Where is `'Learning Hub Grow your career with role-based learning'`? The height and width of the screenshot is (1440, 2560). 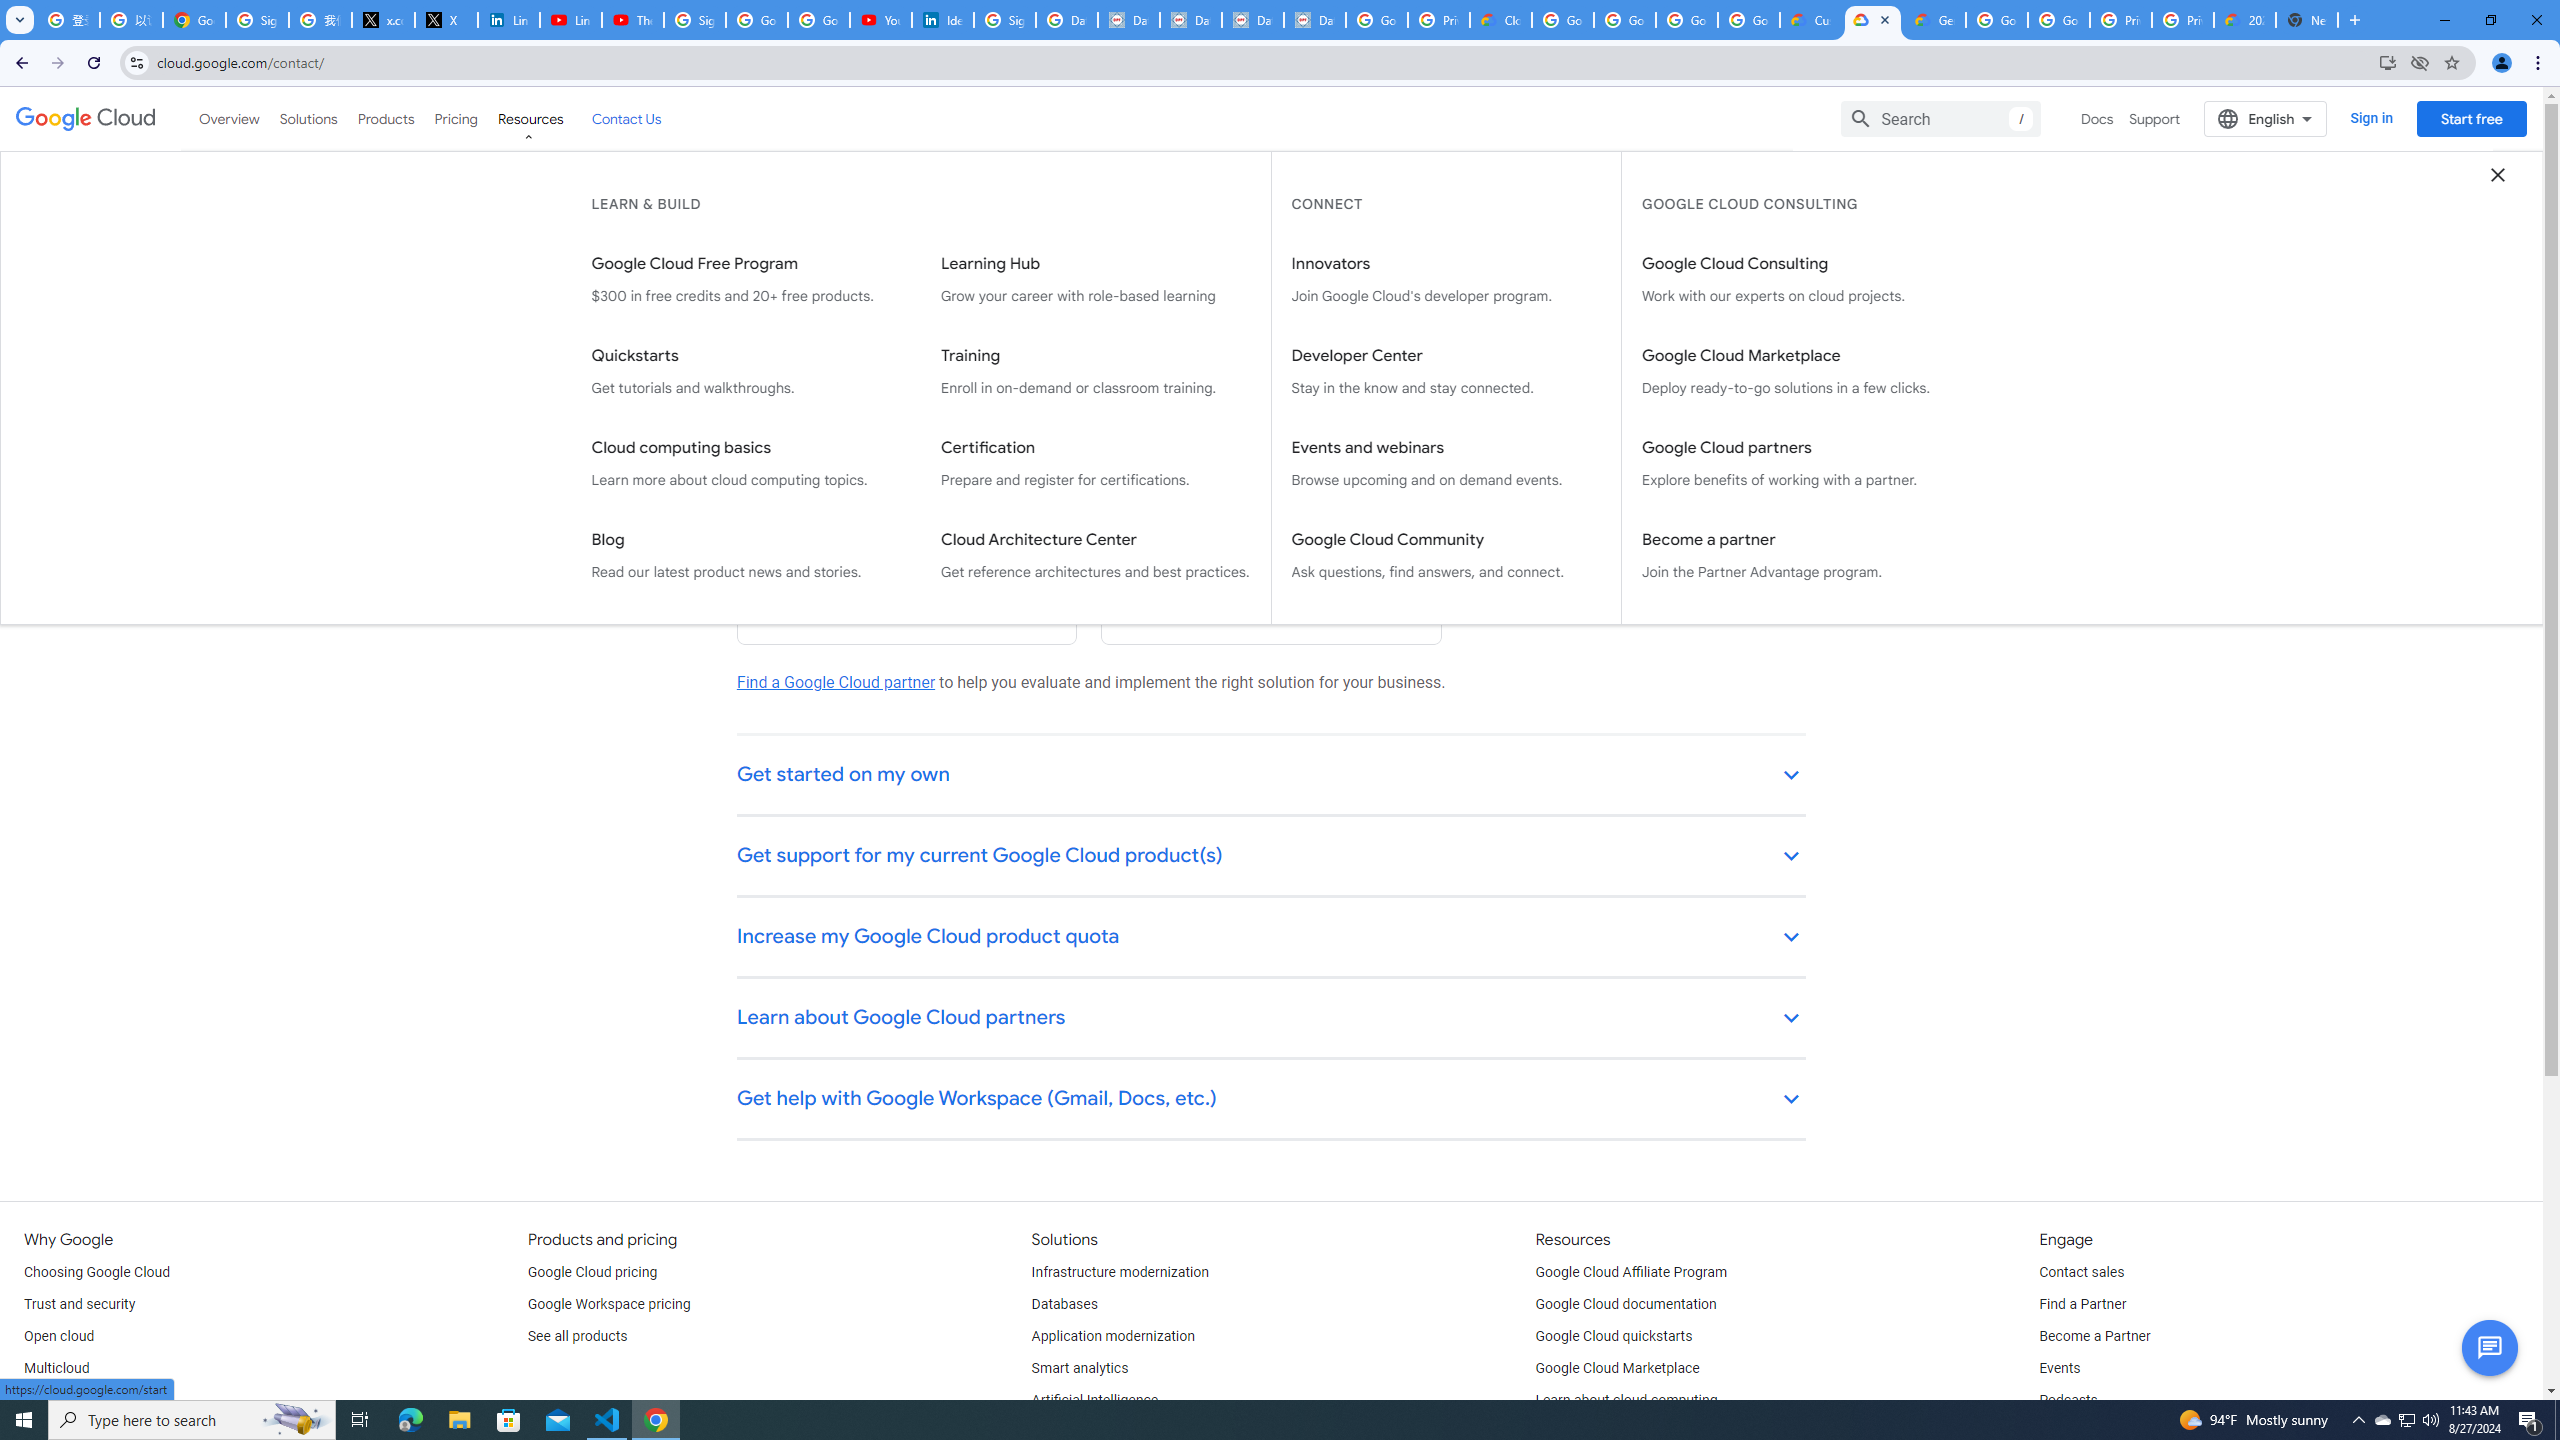
'Learning Hub Grow your career with role-based learning' is located at coordinates (1096, 279).